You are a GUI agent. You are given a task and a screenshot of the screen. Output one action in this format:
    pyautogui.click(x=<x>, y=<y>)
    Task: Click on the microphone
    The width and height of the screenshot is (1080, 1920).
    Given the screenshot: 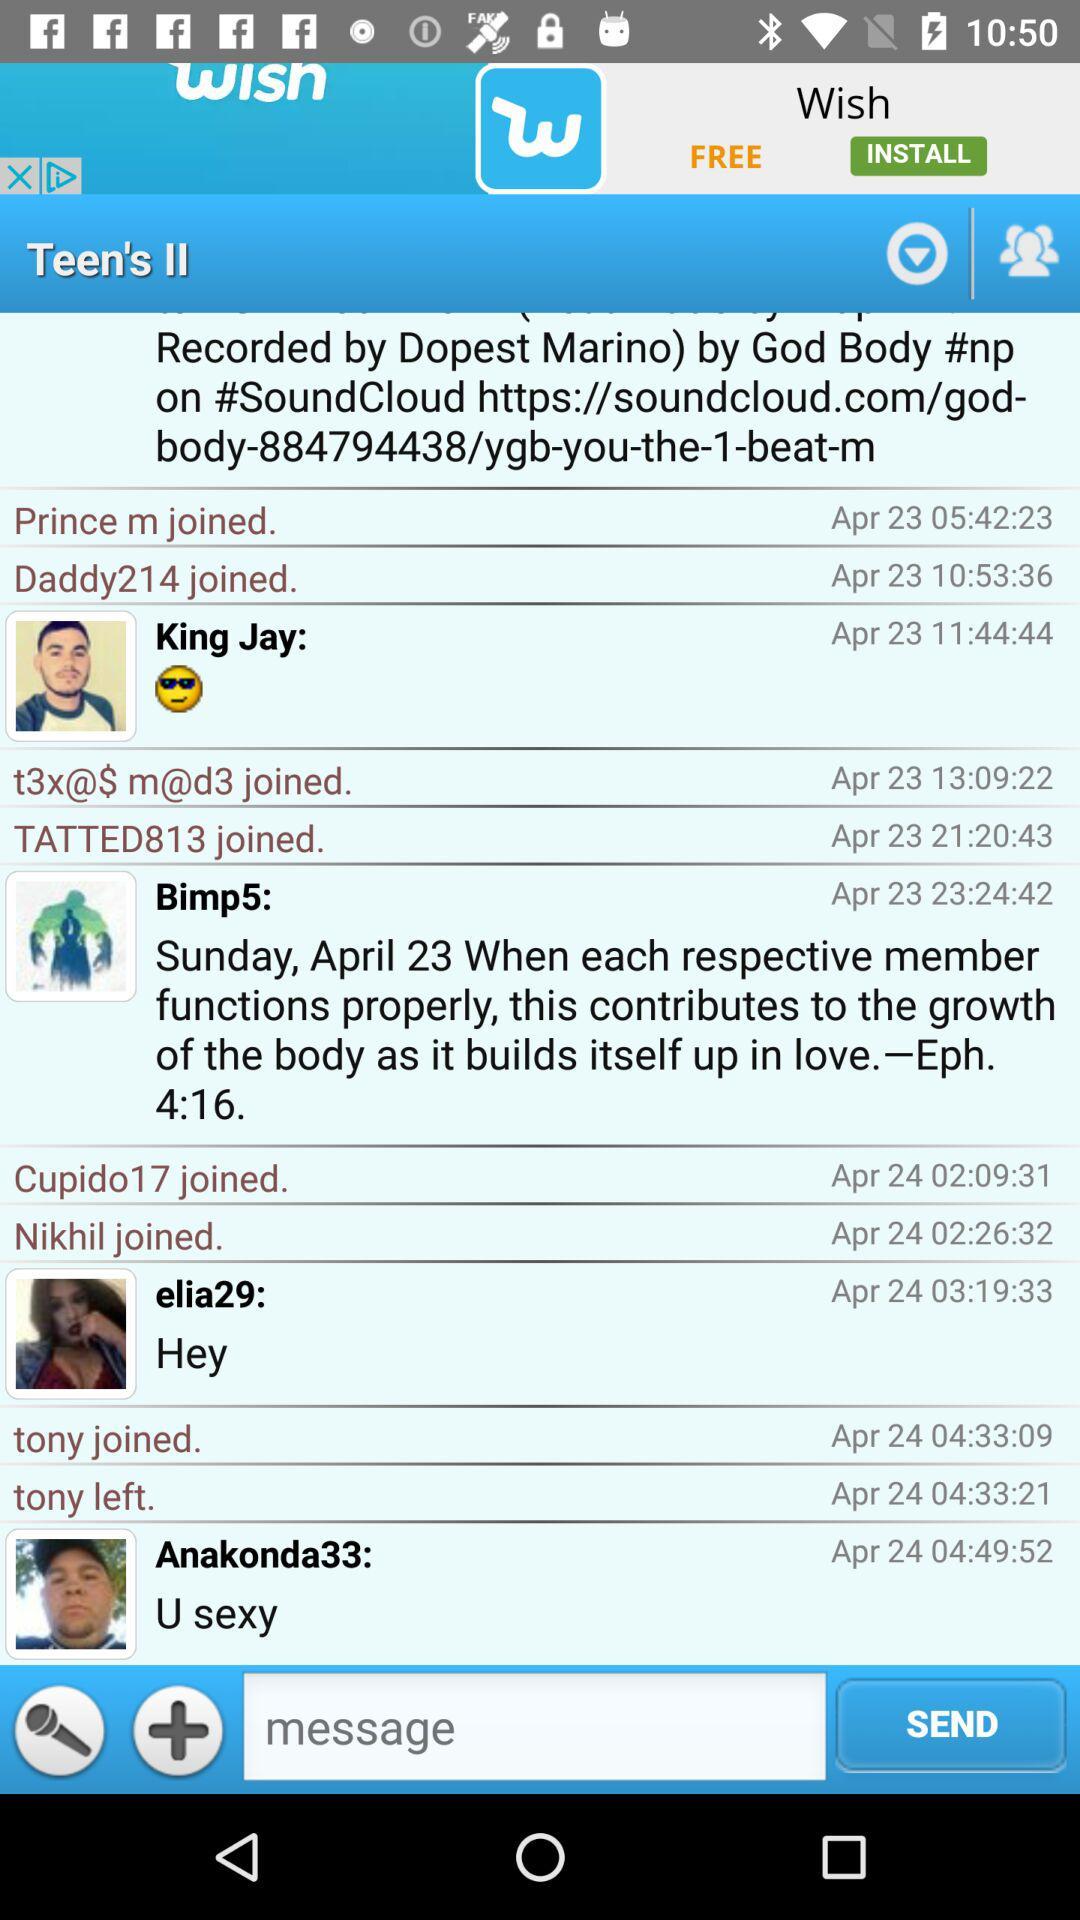 What is the action you would take?
    pyautogui.click(x=58, y=1728)
    